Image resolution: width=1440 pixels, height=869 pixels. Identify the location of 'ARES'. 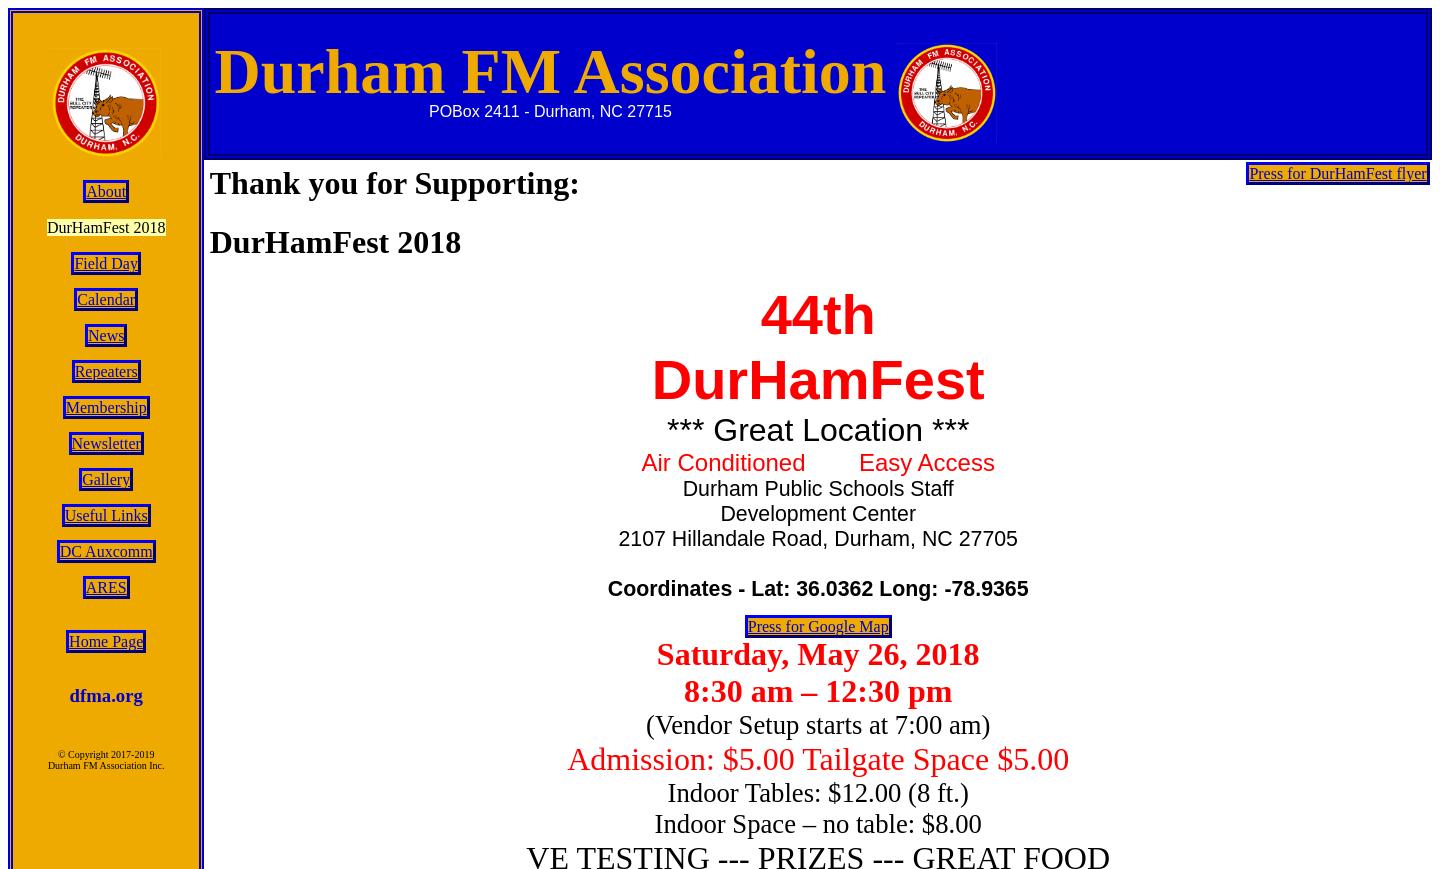
(84, 587).